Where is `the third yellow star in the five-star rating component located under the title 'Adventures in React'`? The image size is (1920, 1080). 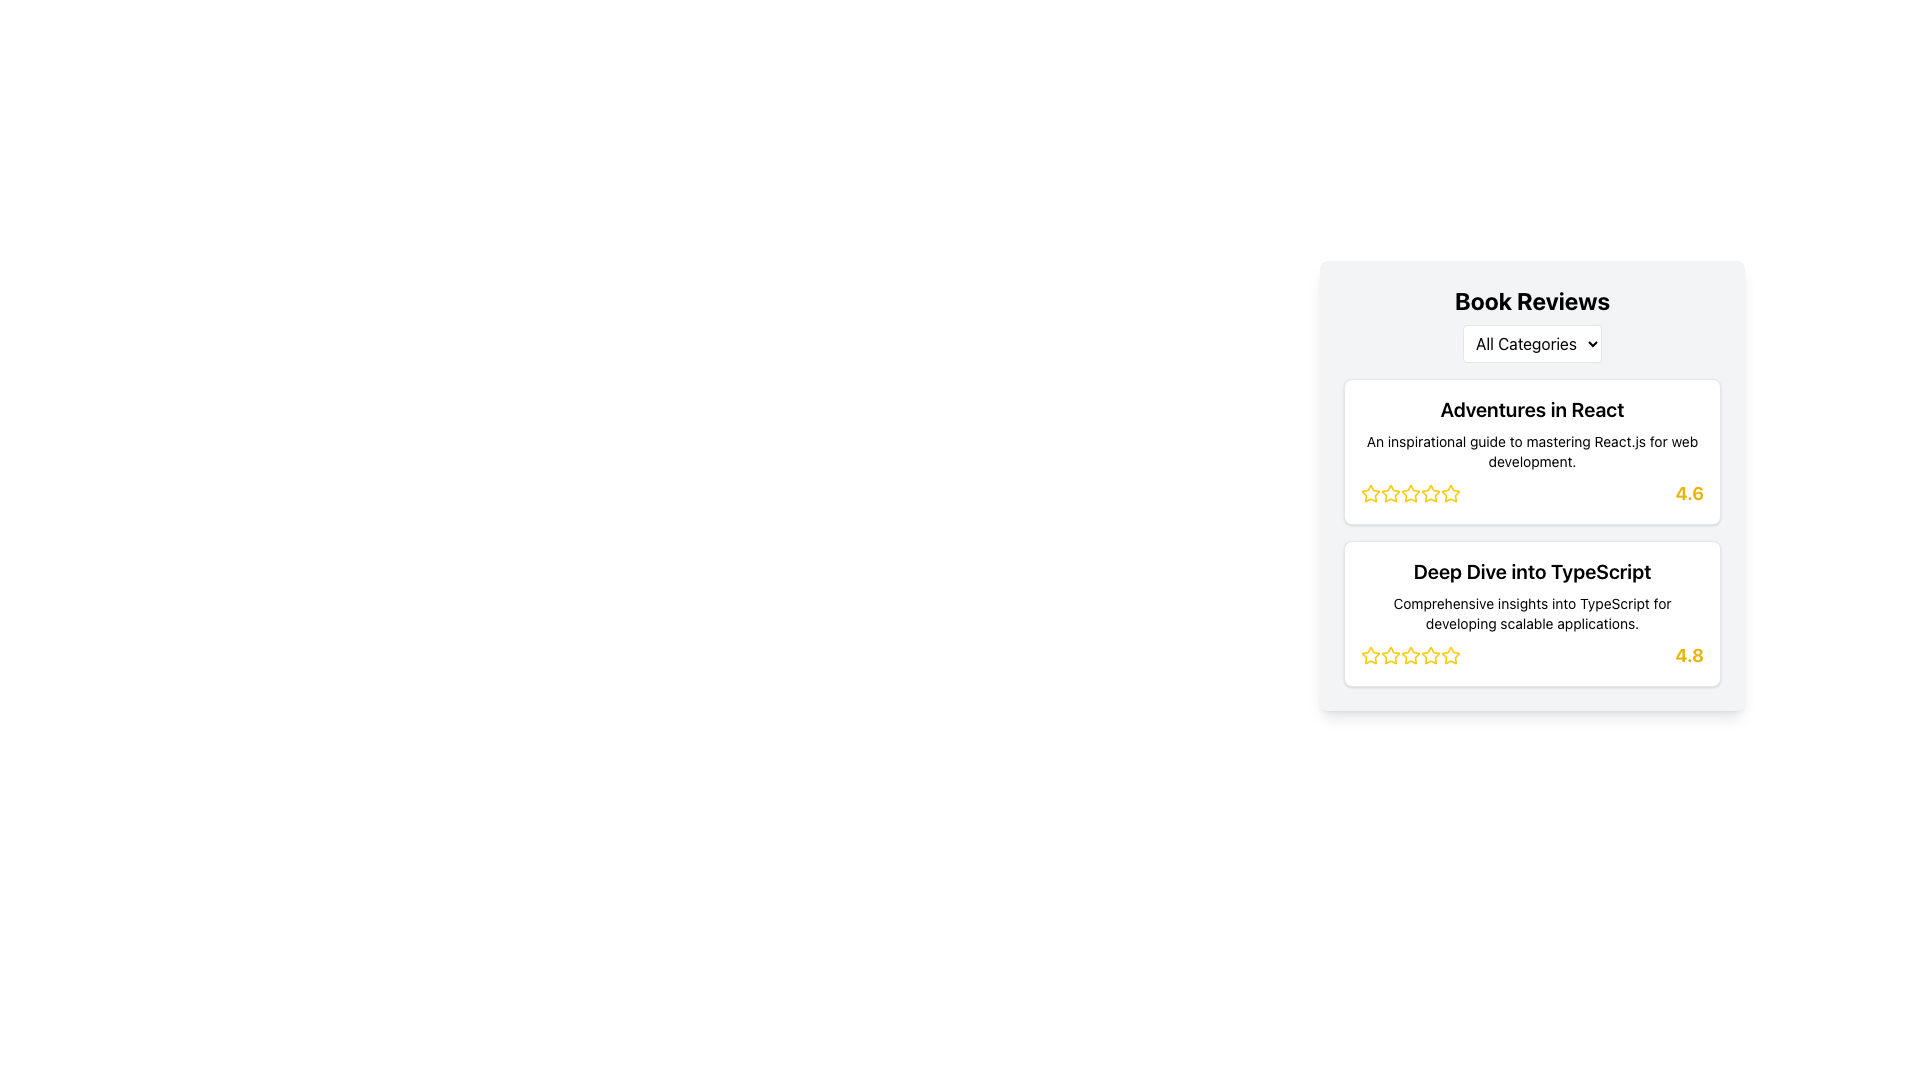 the third yellow star in the five-star rating component located under the title 'Adventures in React' is located at coordinates (1450, 493).